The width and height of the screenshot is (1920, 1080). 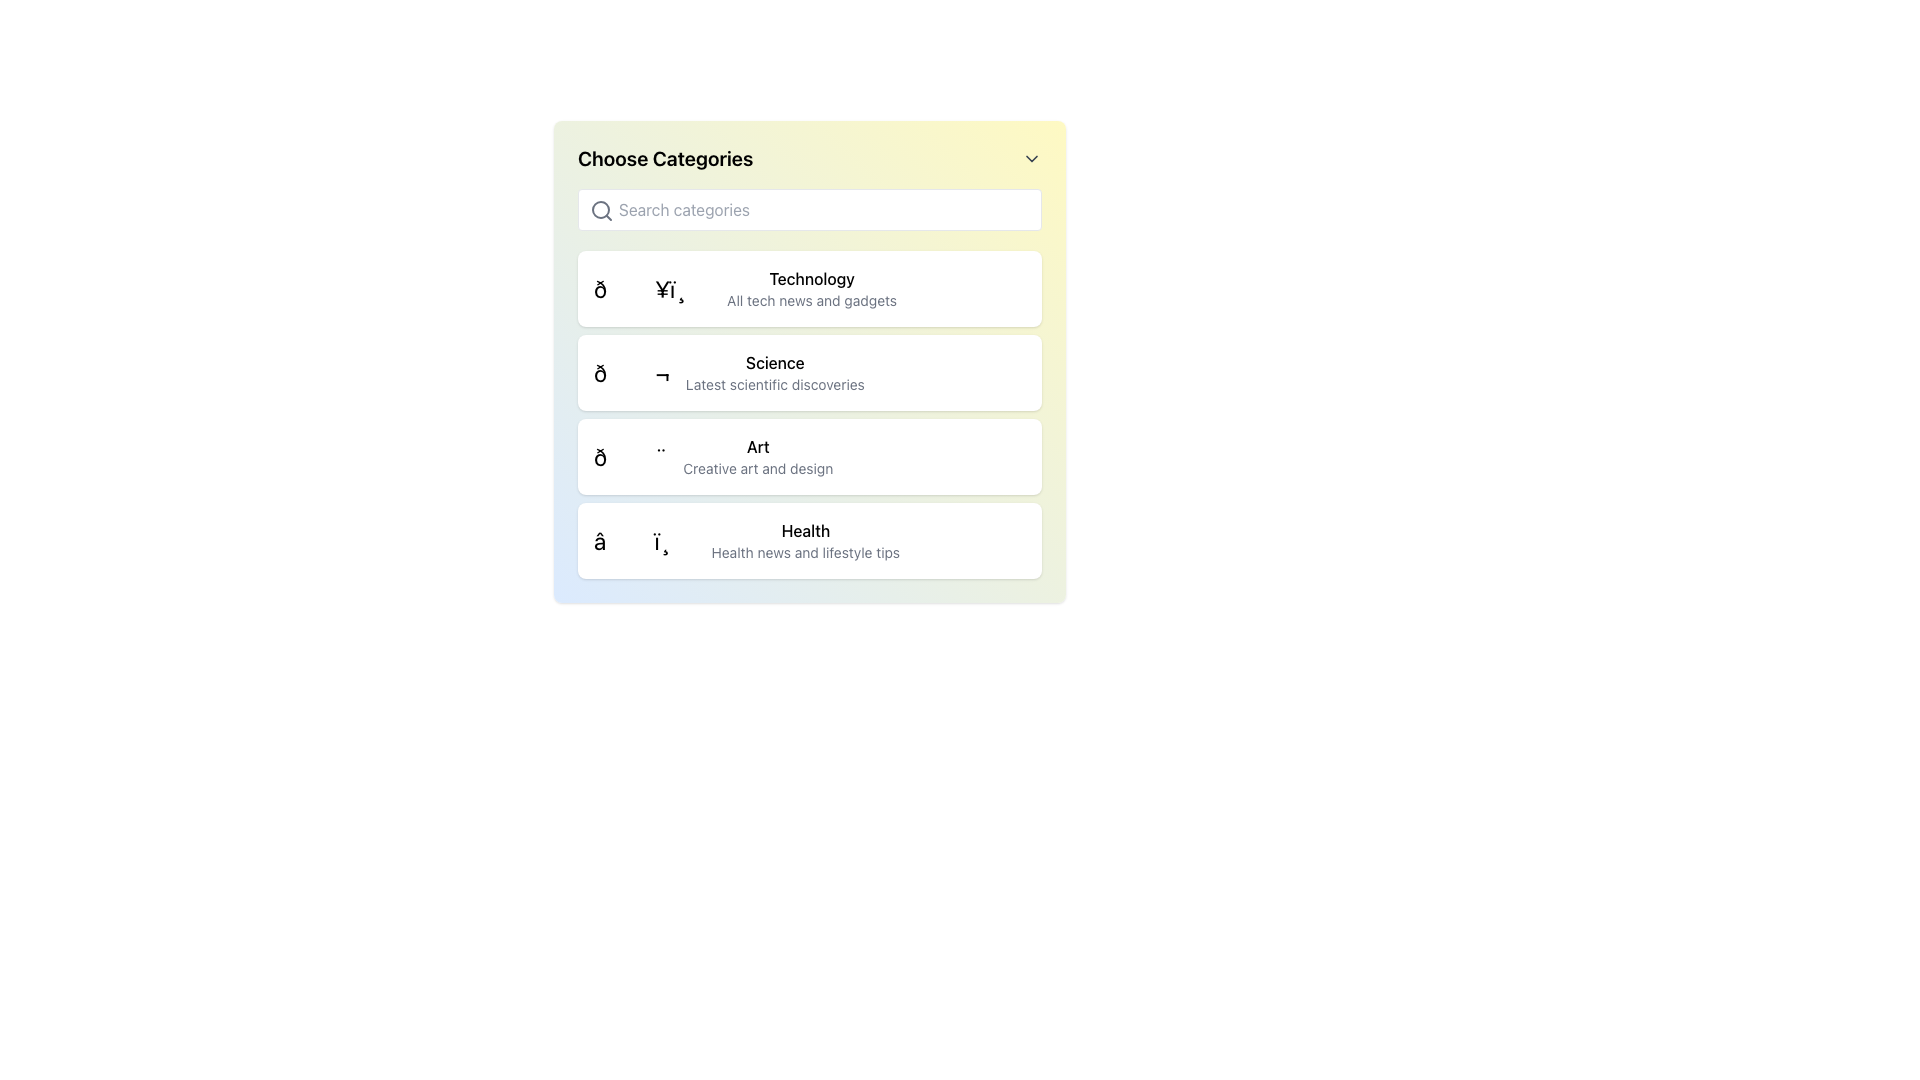 What do you see at coordinates (812, 300) in the screenshot?
I see `the text label that describes the 'Technology' category, which is positioned directly below the bold 'Technology' text in the vertical list of categories` at bounding box center [812, 300].